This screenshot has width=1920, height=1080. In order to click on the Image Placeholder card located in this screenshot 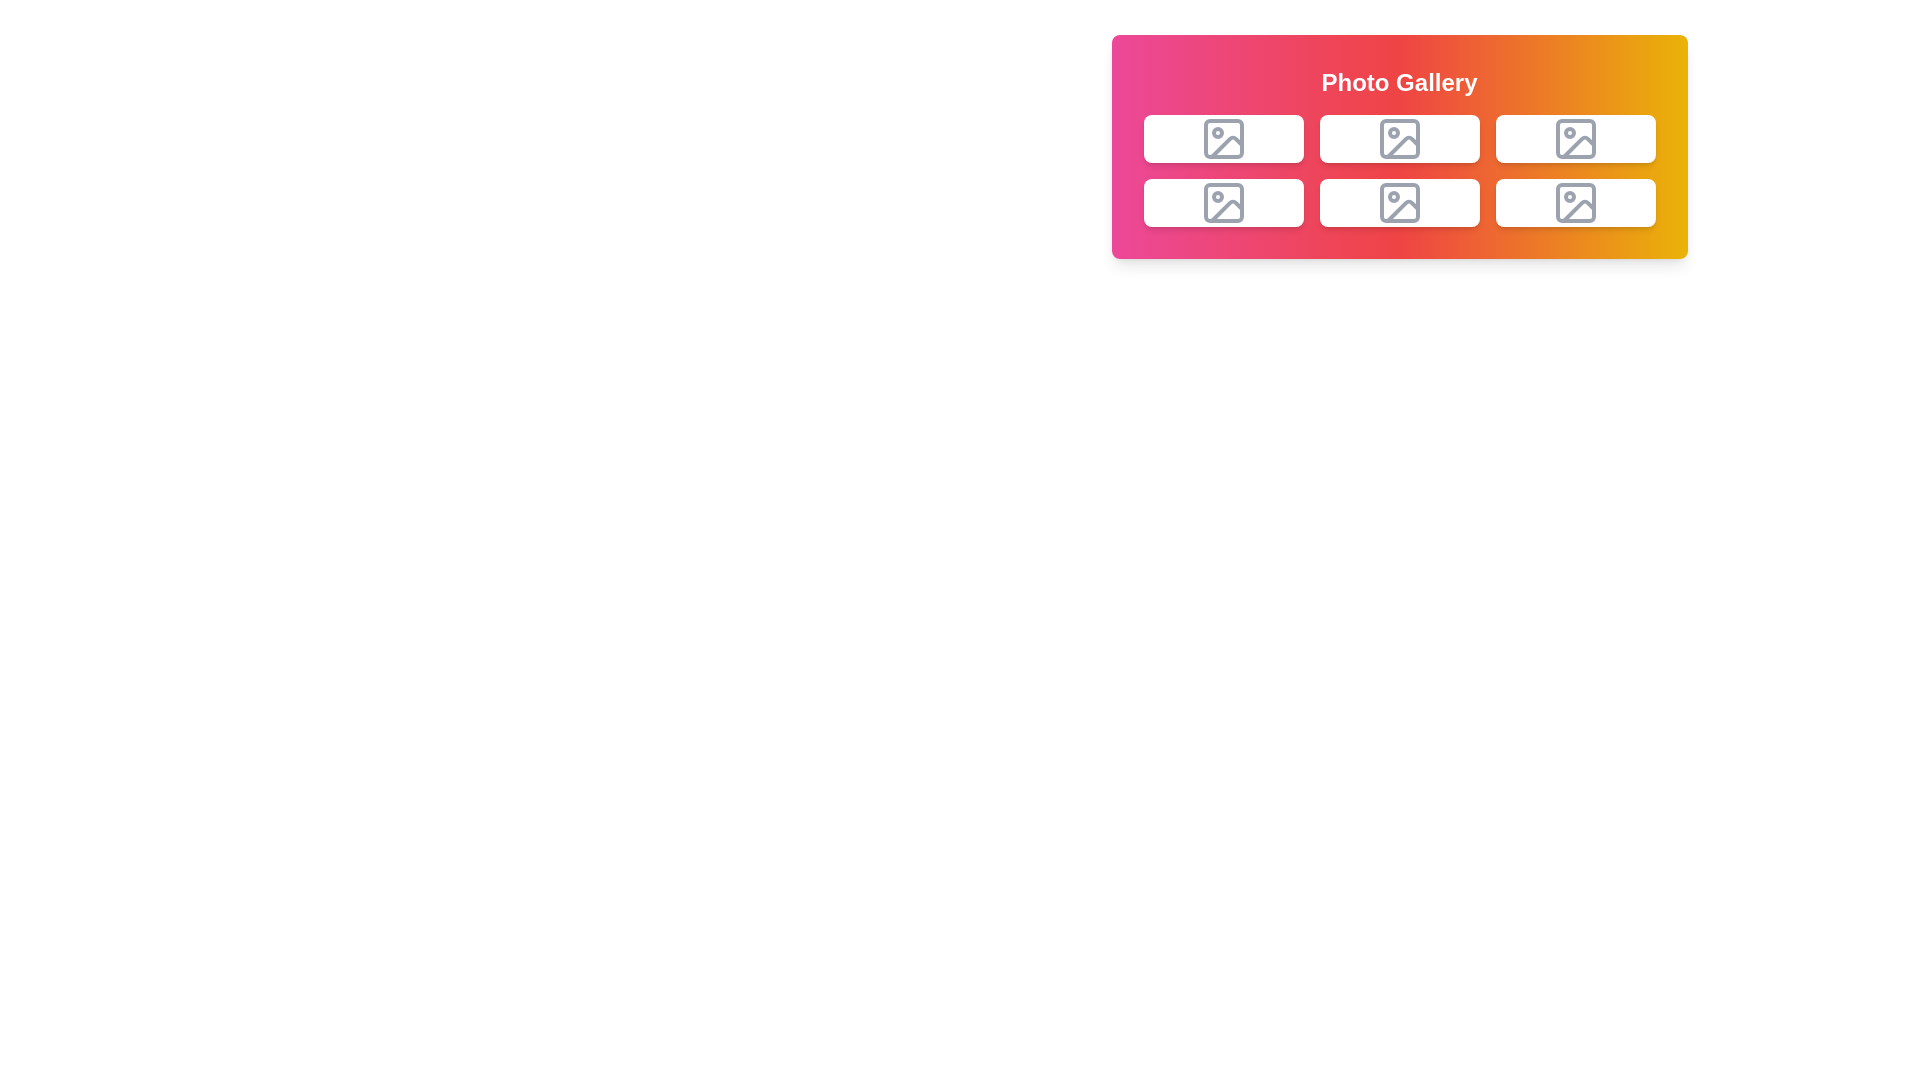, I will do `click(1574, 203)`.